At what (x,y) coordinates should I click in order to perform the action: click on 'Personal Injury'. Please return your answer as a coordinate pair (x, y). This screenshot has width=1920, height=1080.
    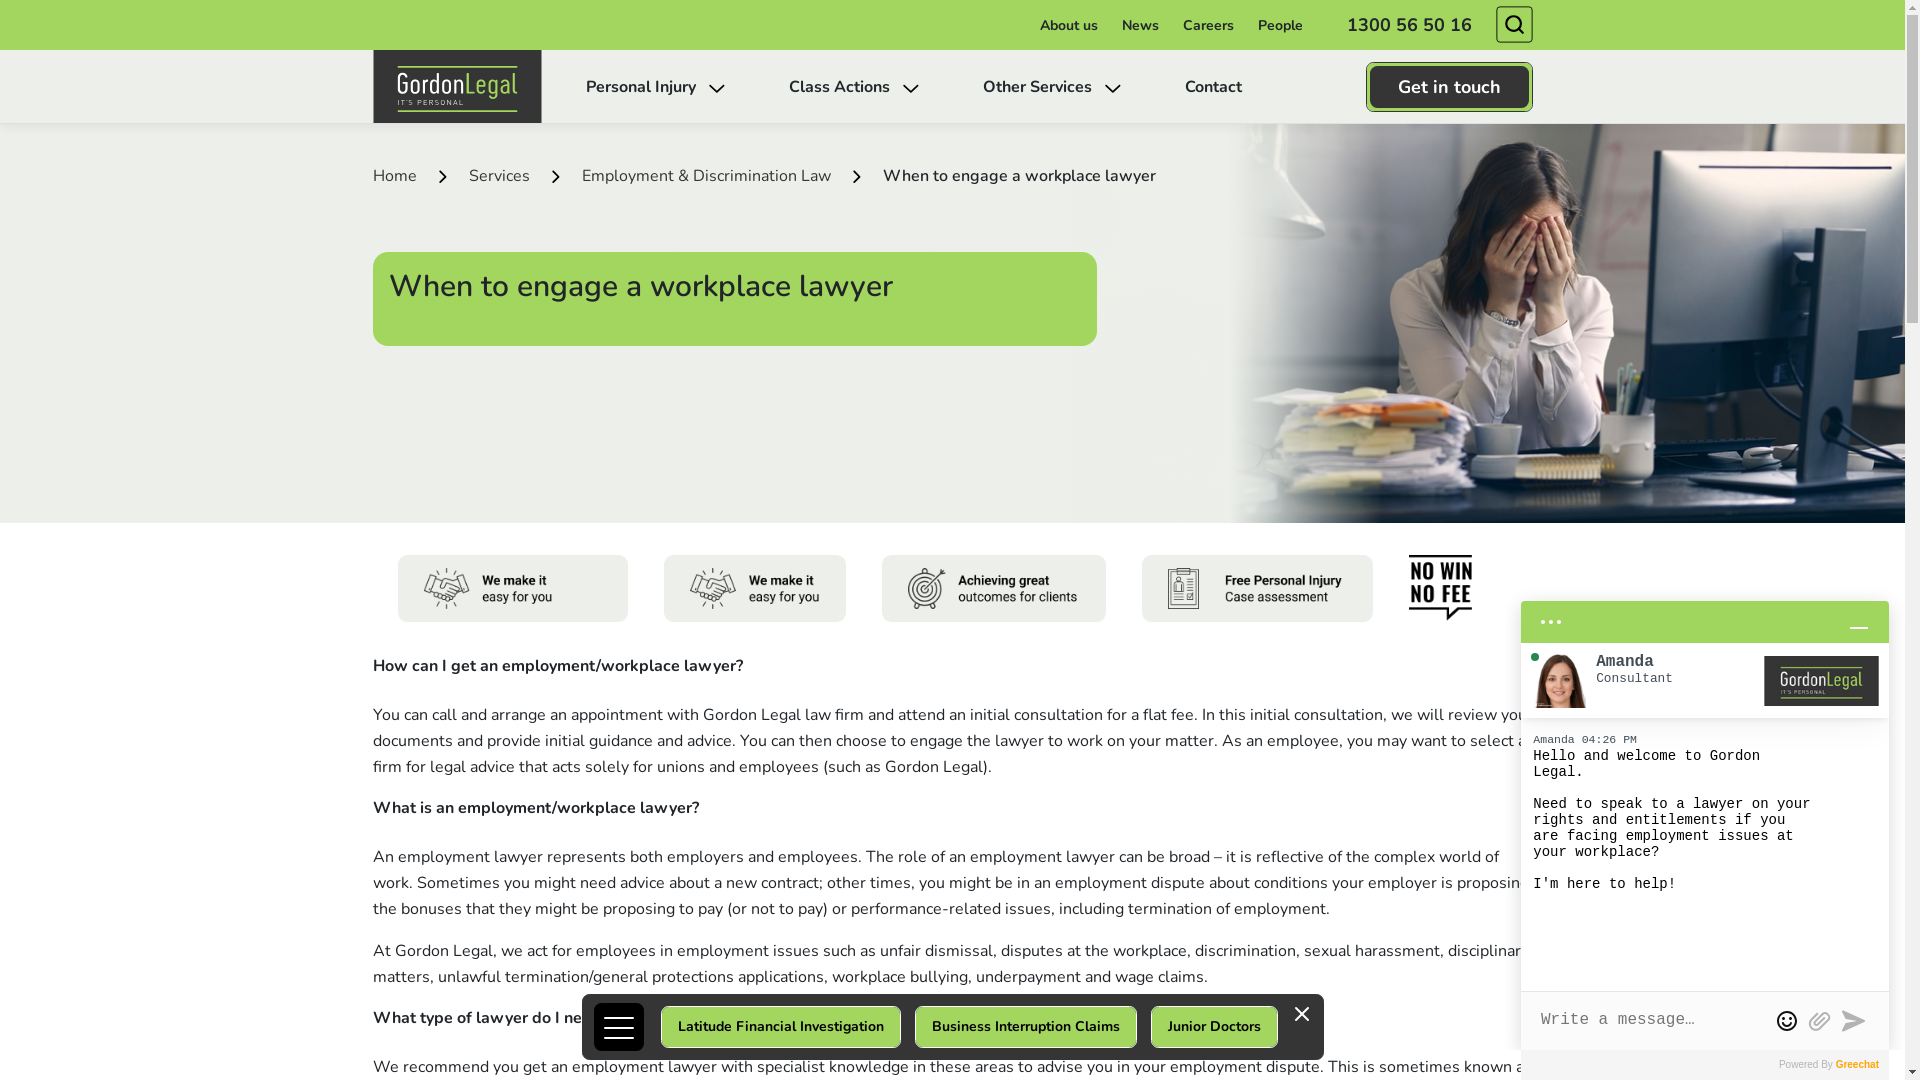
    Looking at the image, I should click on (655, 86).